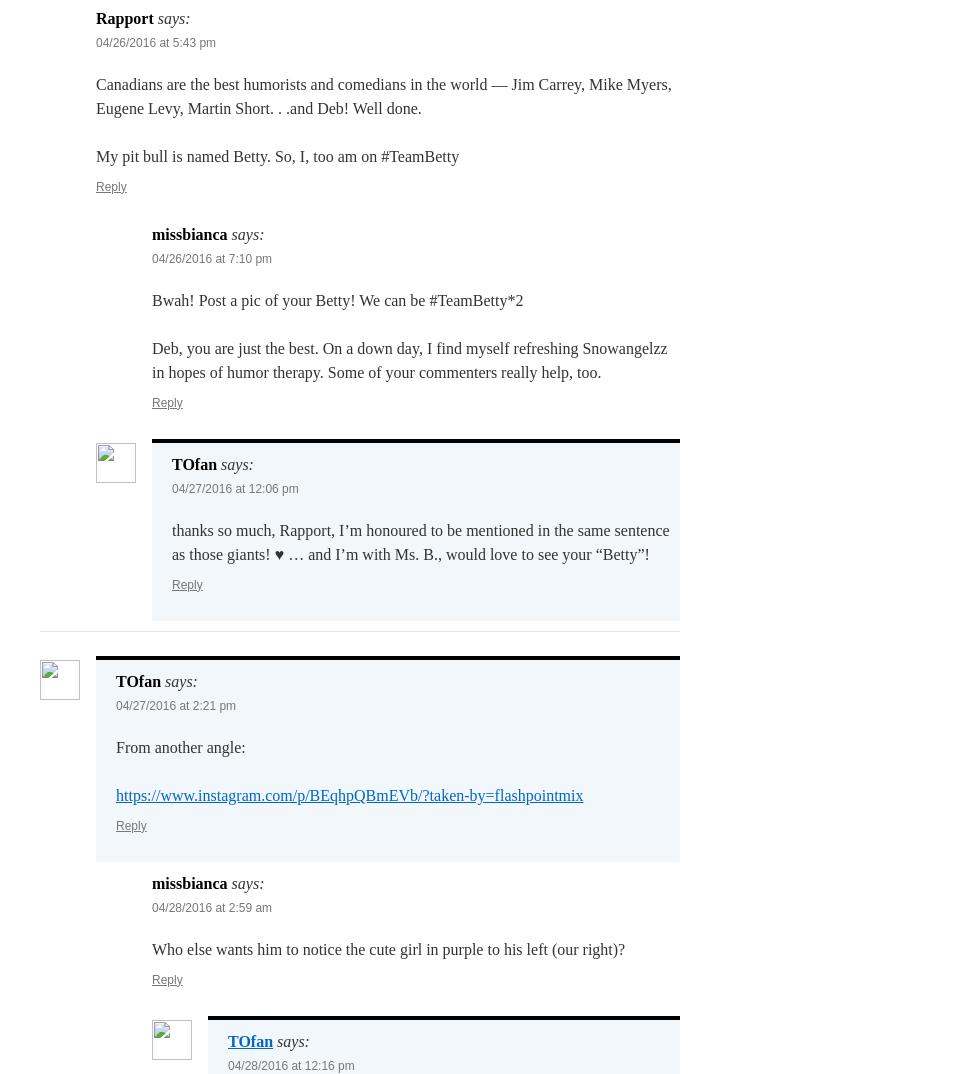  I want to click on 'https://www.instagram.com/p/BEqhpQBmEVb/?taken-by=flashpointmix', so click(116, 793).